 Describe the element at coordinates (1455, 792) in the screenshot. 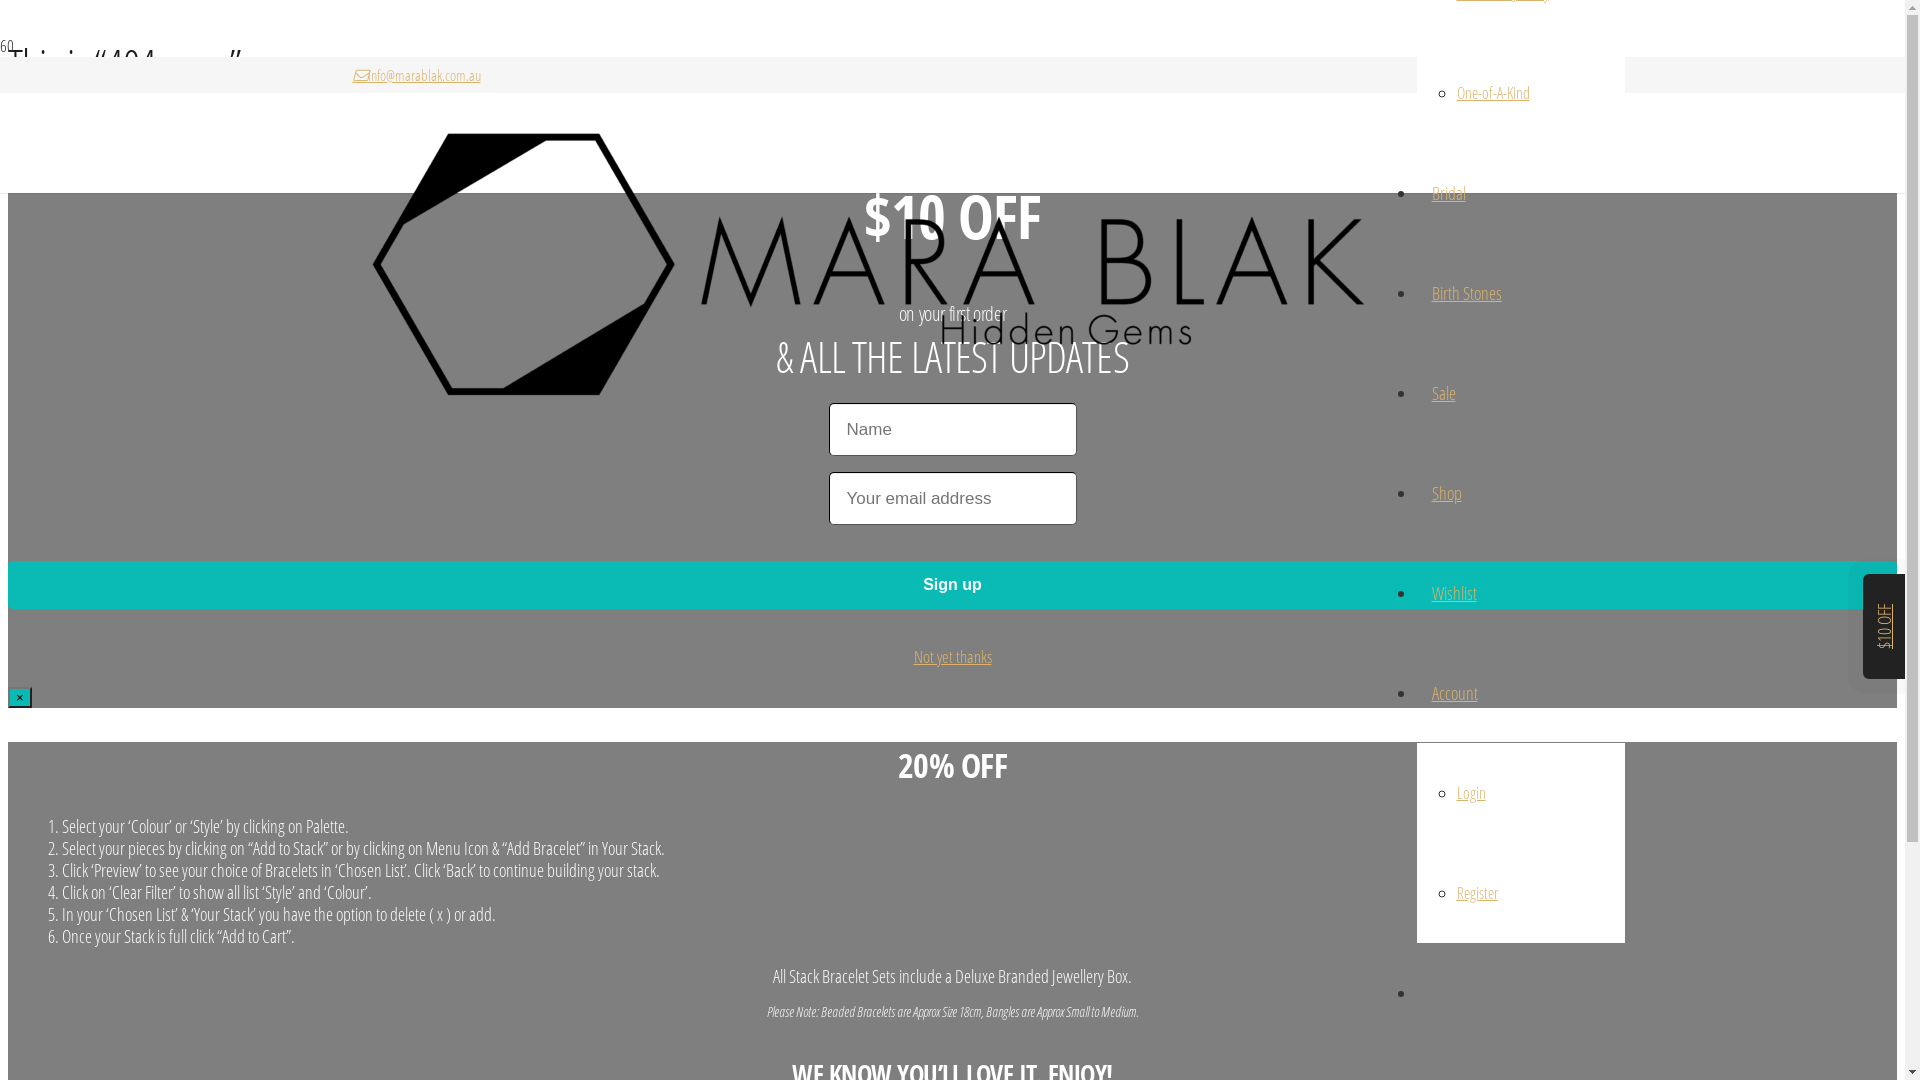

I see `'Login'` at that location.